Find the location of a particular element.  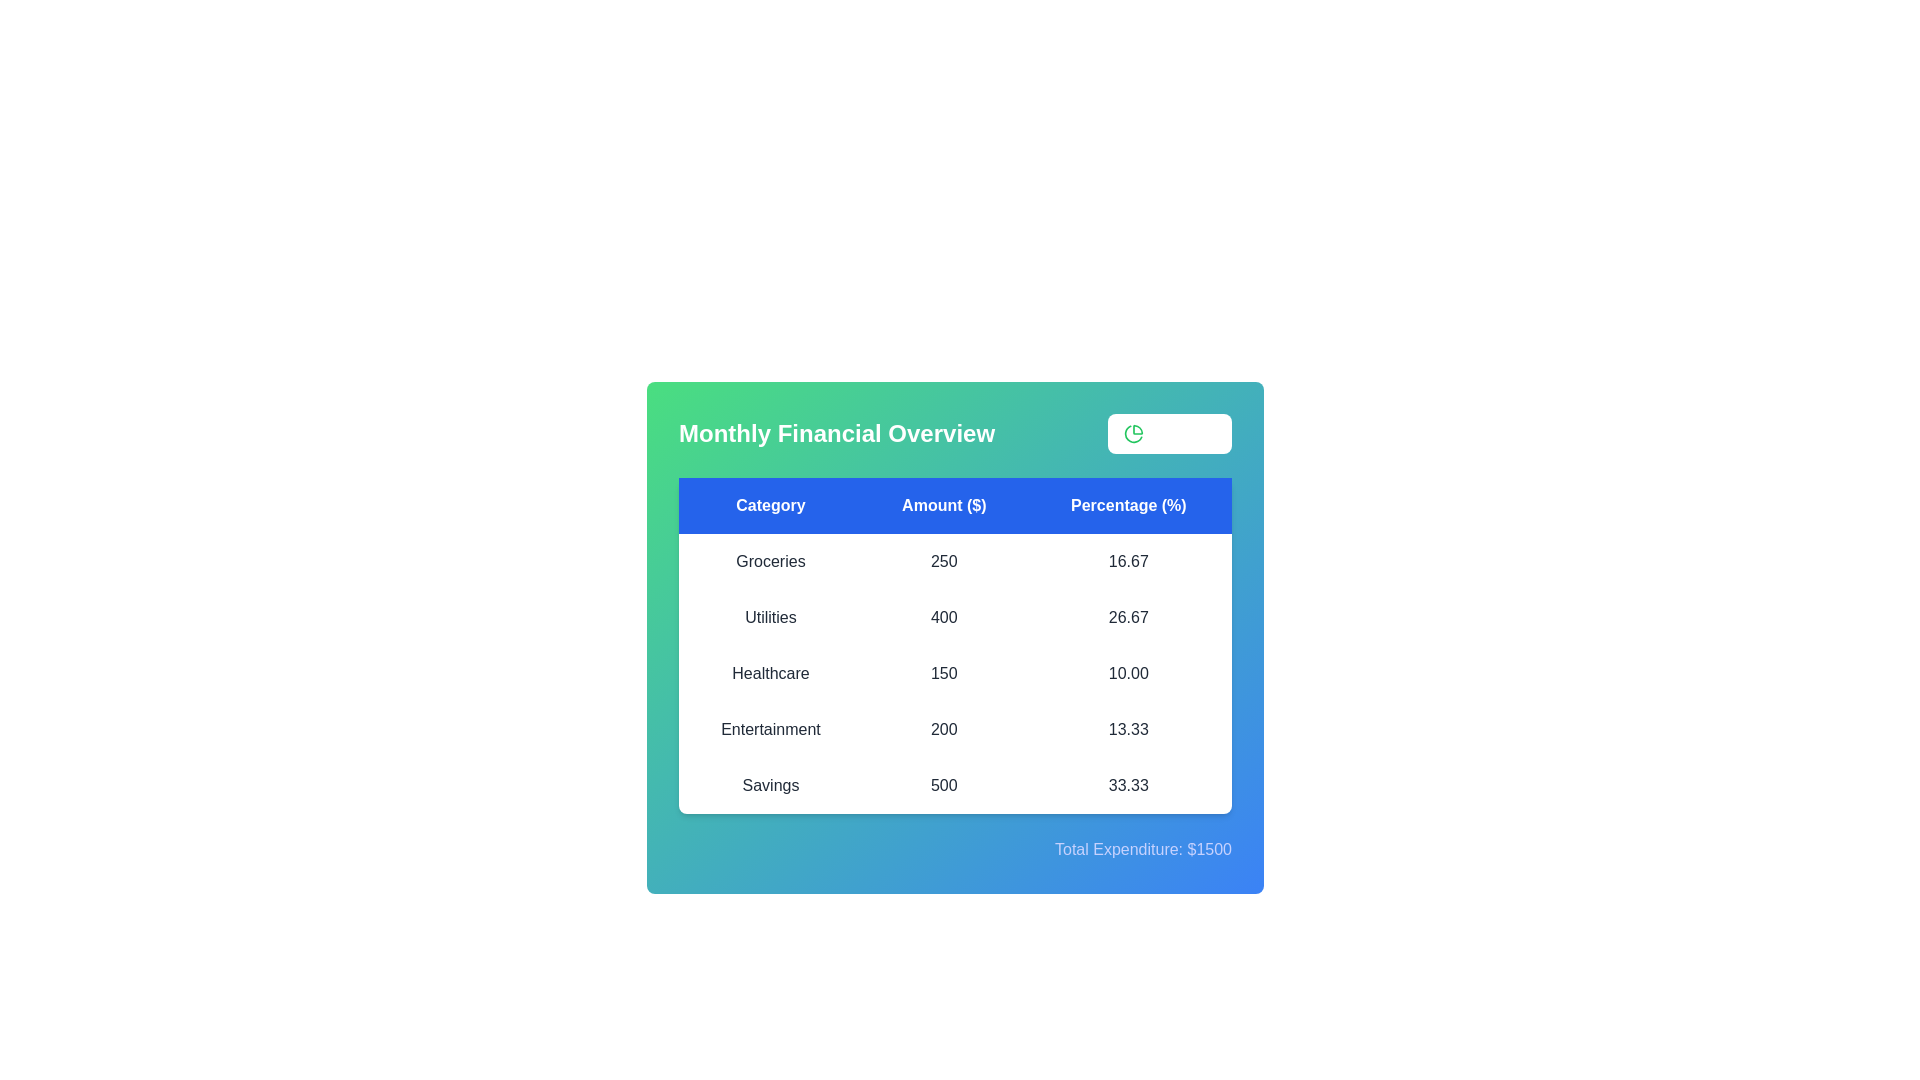

the percentage value for the category Utilities is located at coordinates (1128, 616).